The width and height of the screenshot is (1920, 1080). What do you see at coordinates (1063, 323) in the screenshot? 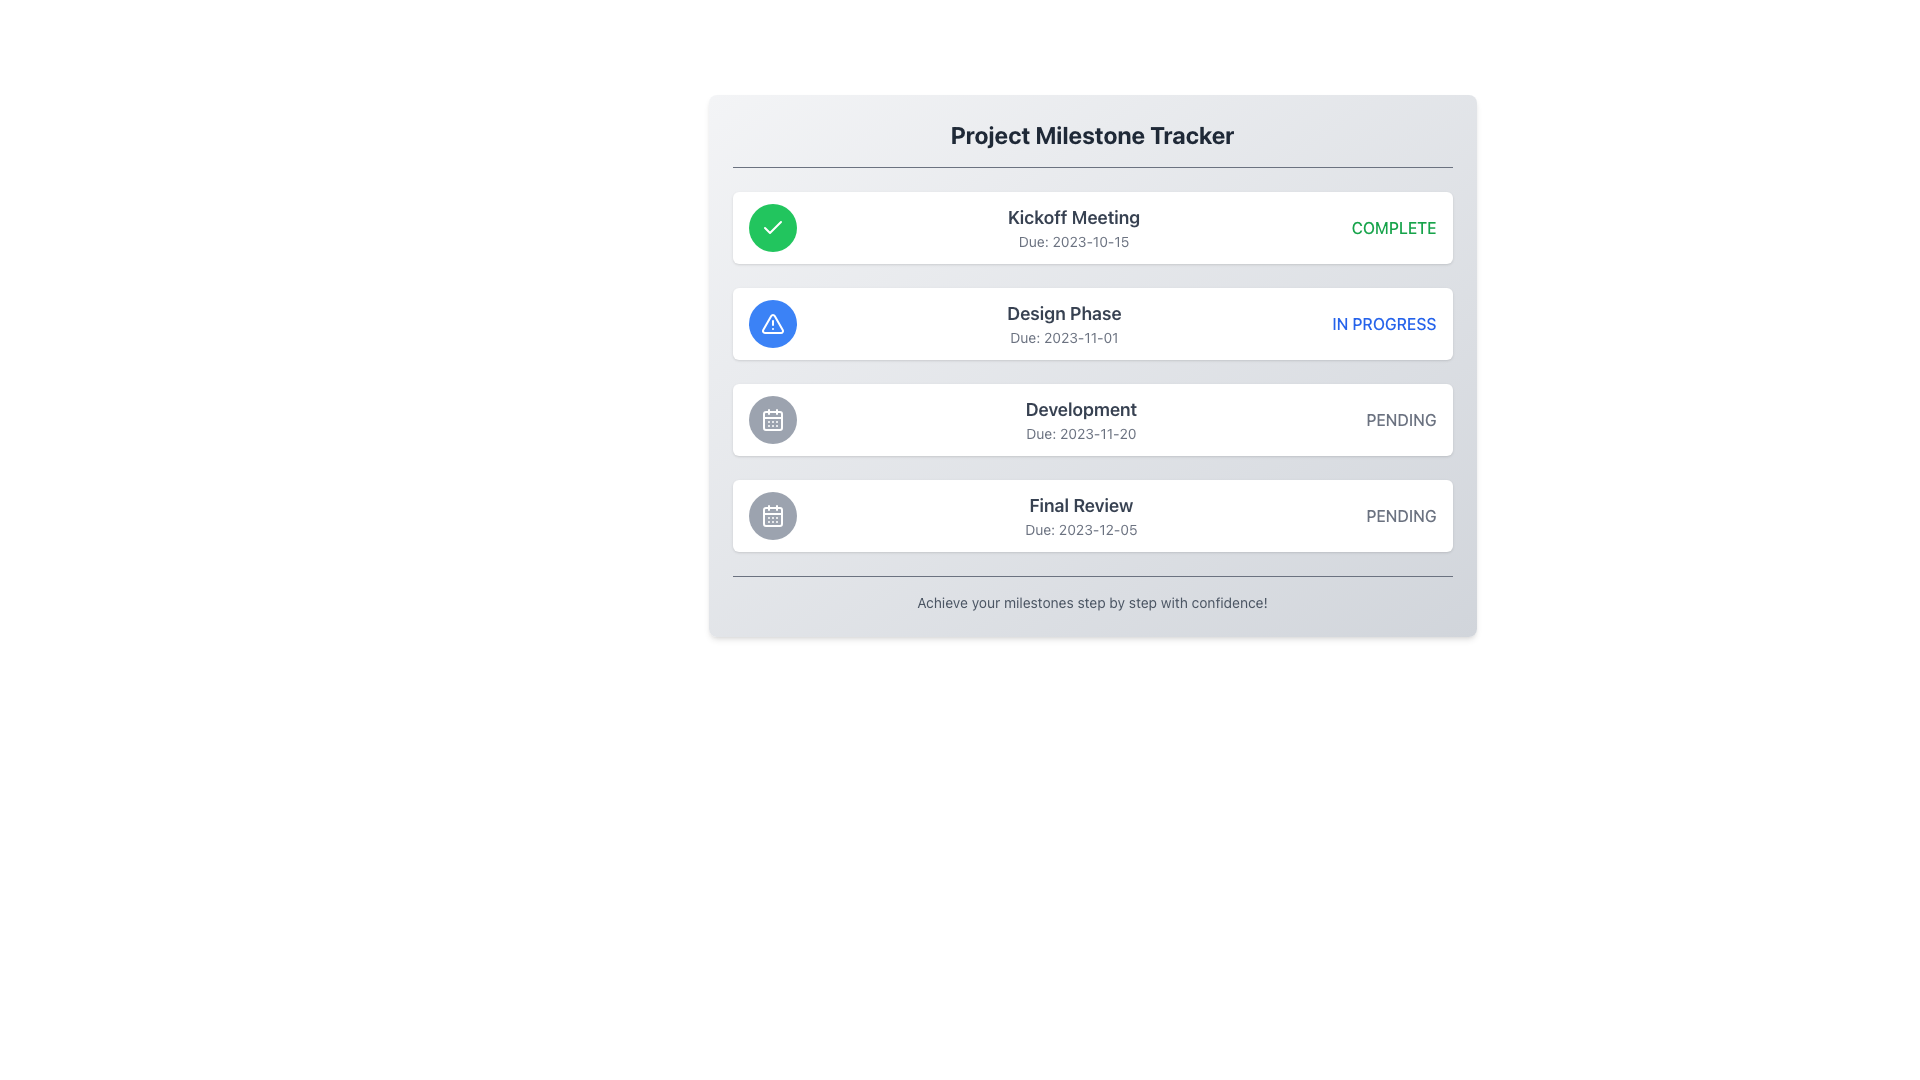
I see `milestone details displayed in the 'Design Phase' section of the Project Milestone Tracker, which is centrally located in the second row of the milestone list` at bounding box center [1063, 323].